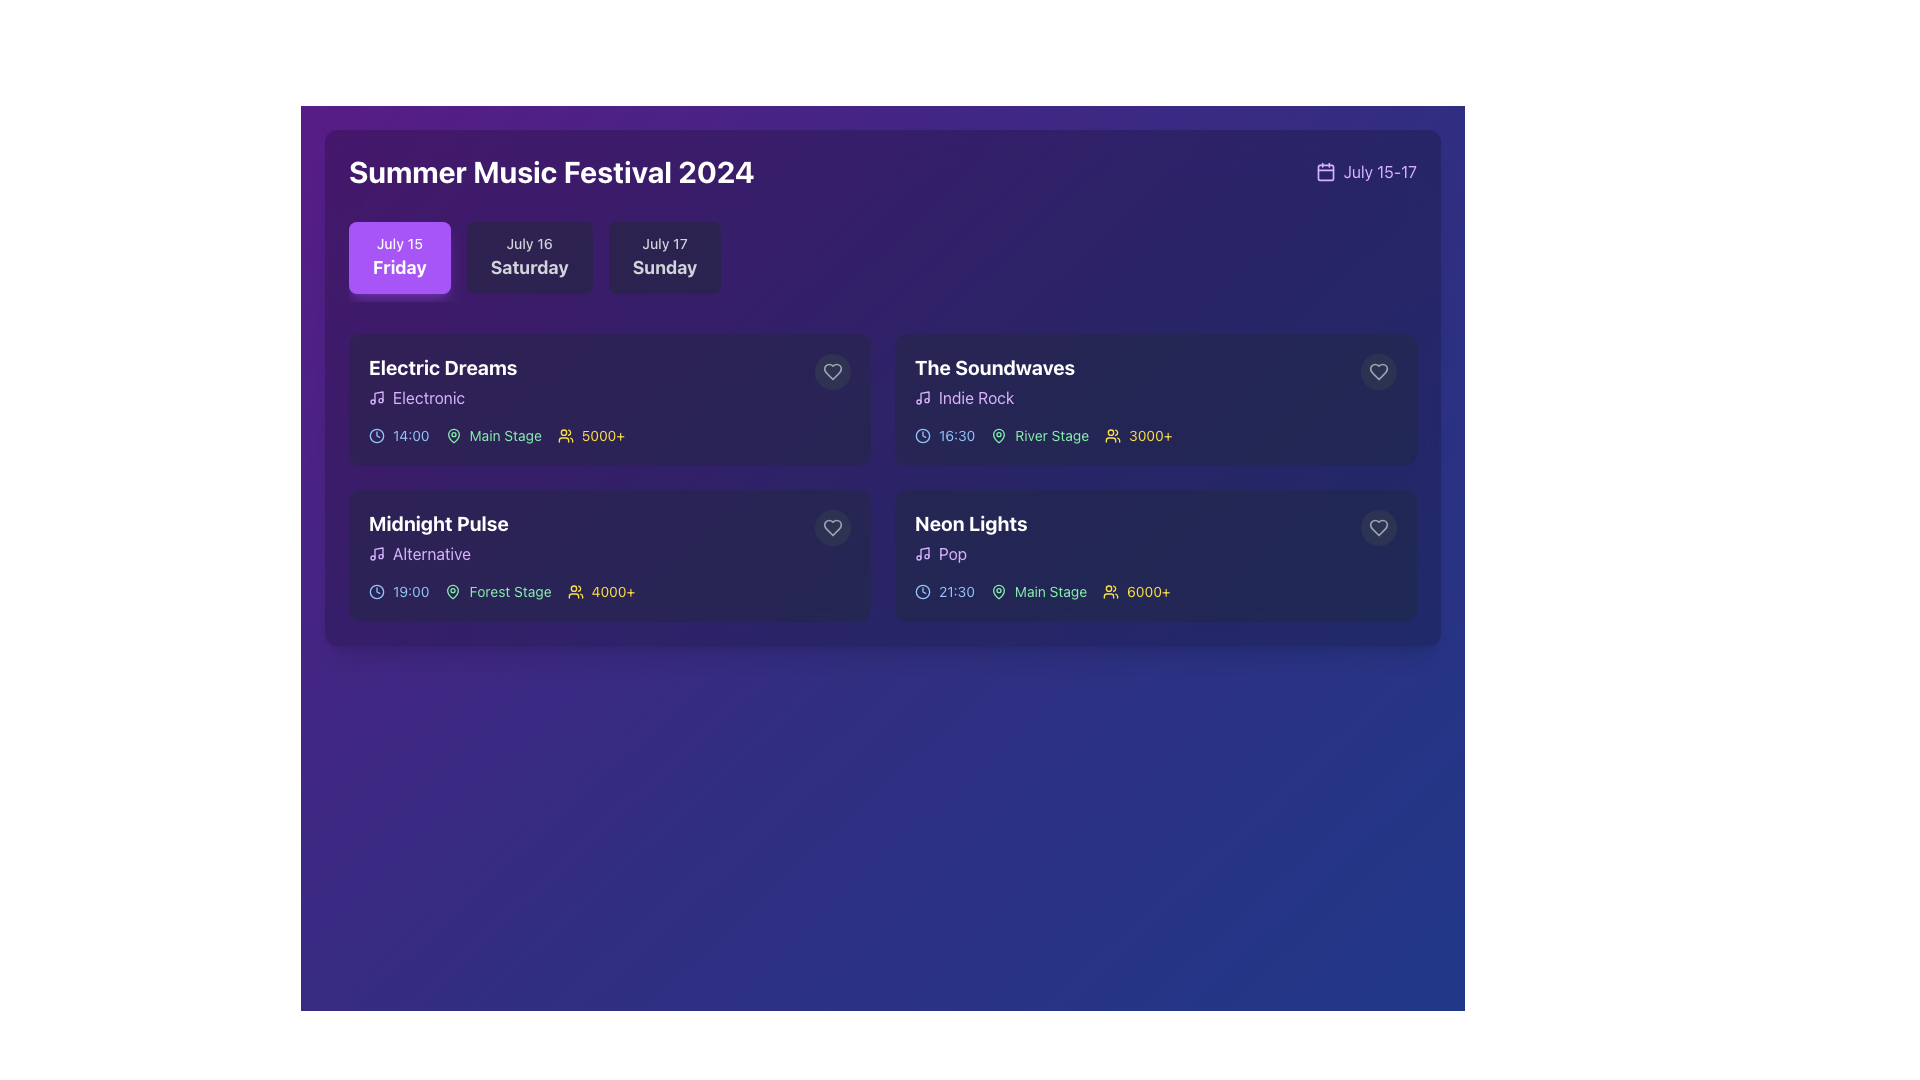 The height and width of the screenshot is (1080, 1920). Describe the element at coordinates (1377, 527) in the screenshot. I see `the Heart-shaped Icon located at the top-right corner of the event card for 'Neon Lights' to indicate preference or interest` at that location.